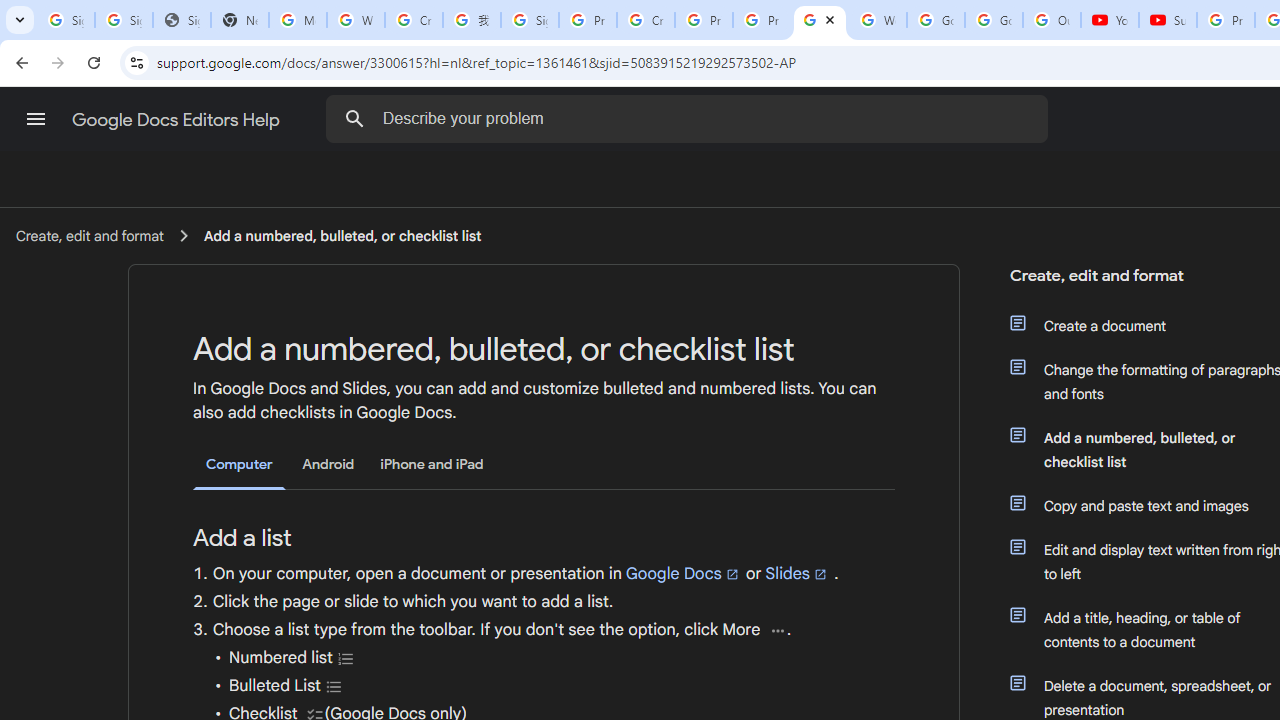 The image size is (1280, 720). Describe the element at coordinates (796, 573) in the screenshot. I see `'Slides'` at that location.